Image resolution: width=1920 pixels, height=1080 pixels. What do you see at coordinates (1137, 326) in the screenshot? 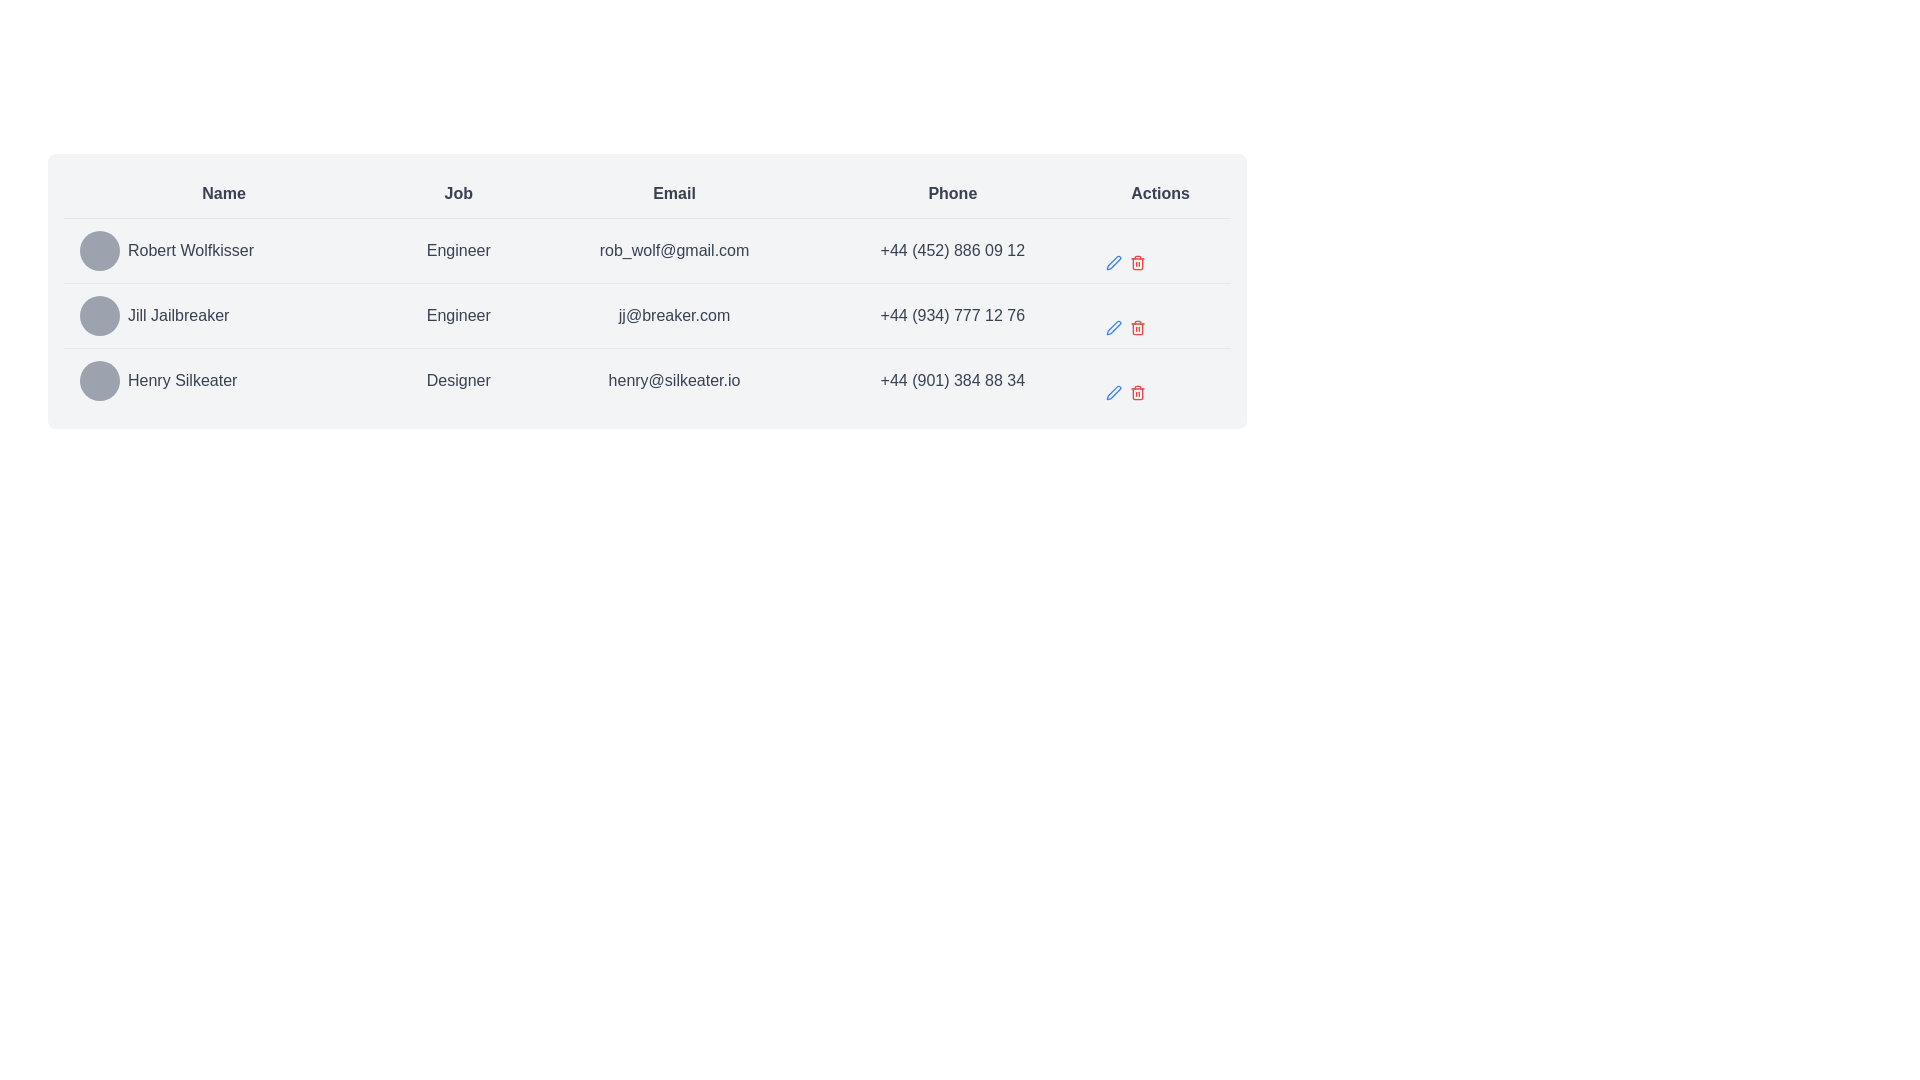
I see `the 'Delete' icon button in the second row under the 'Actions' column to initiate the delete action` at bounding box center [1137, 326].